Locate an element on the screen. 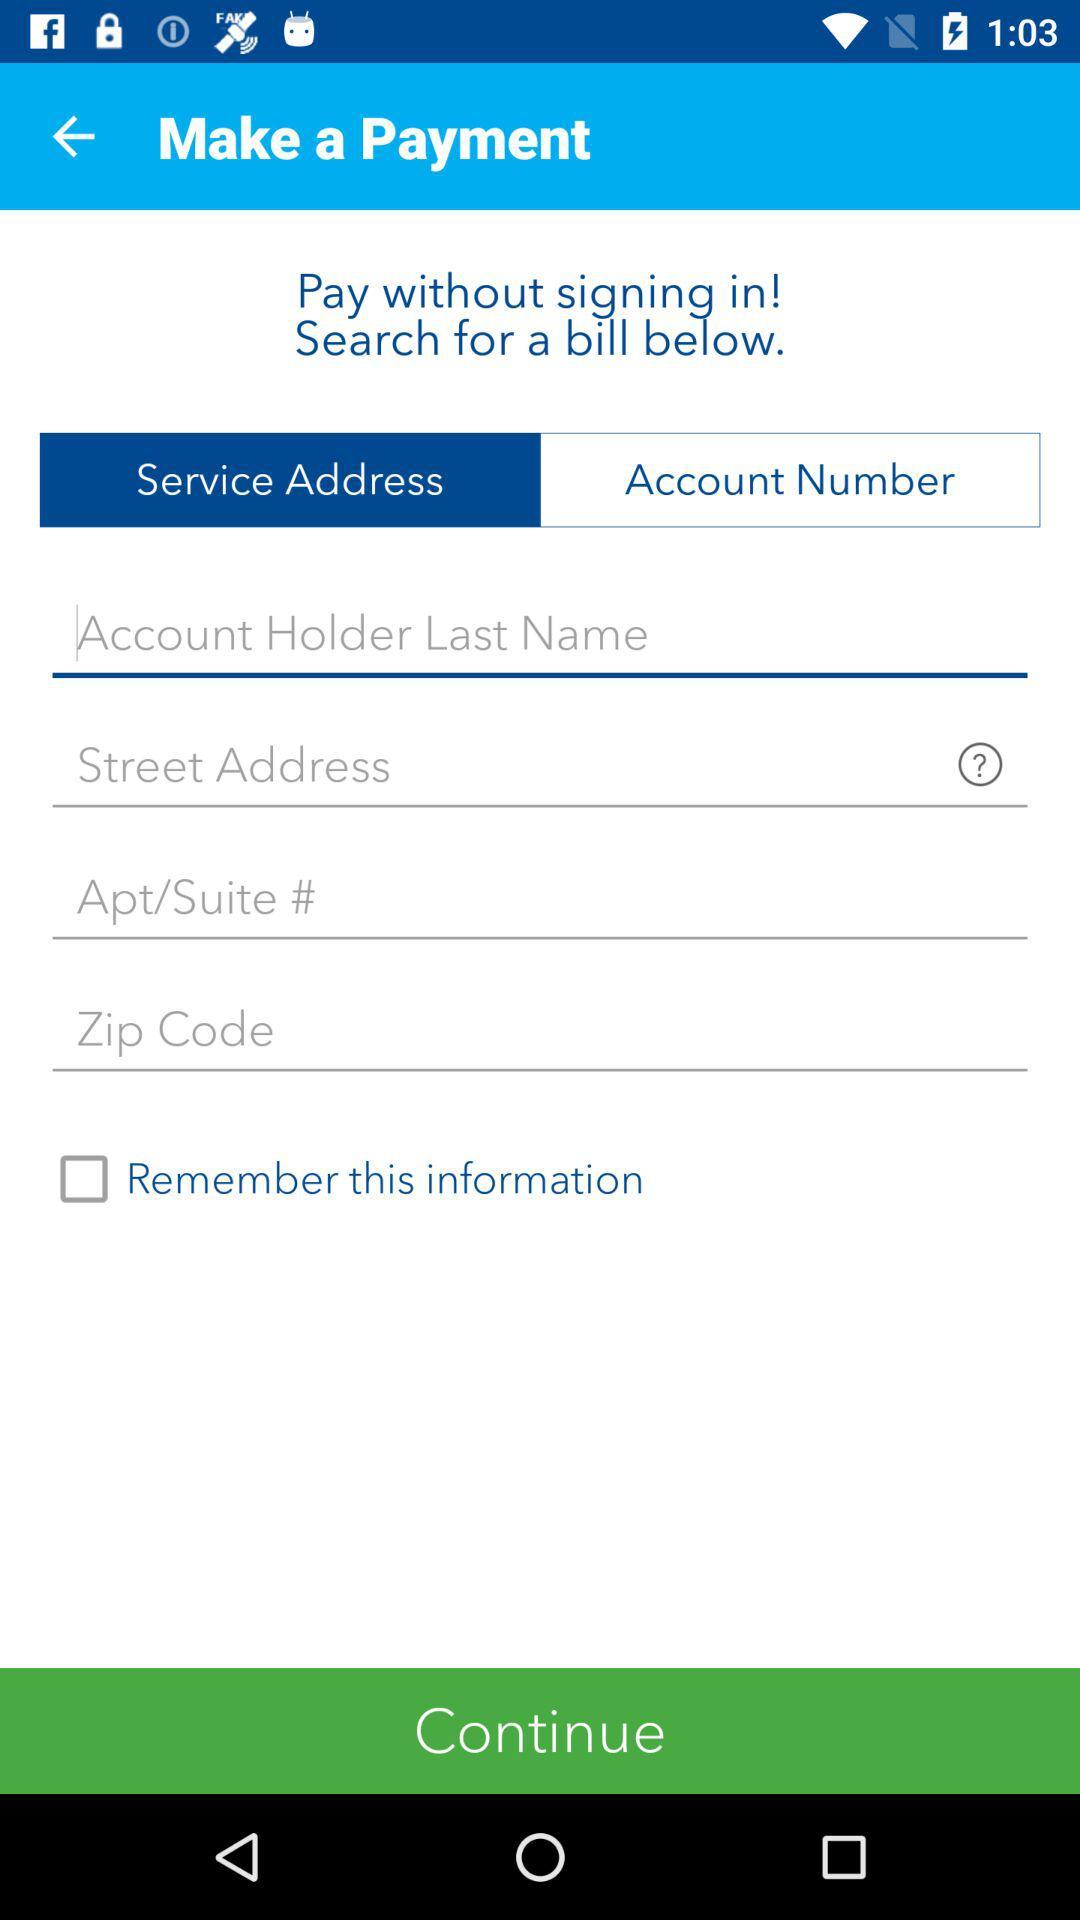 The width and height of the screenshot is (1080, 1920). the item above the pay without signing is located at coordinates (72, 135).